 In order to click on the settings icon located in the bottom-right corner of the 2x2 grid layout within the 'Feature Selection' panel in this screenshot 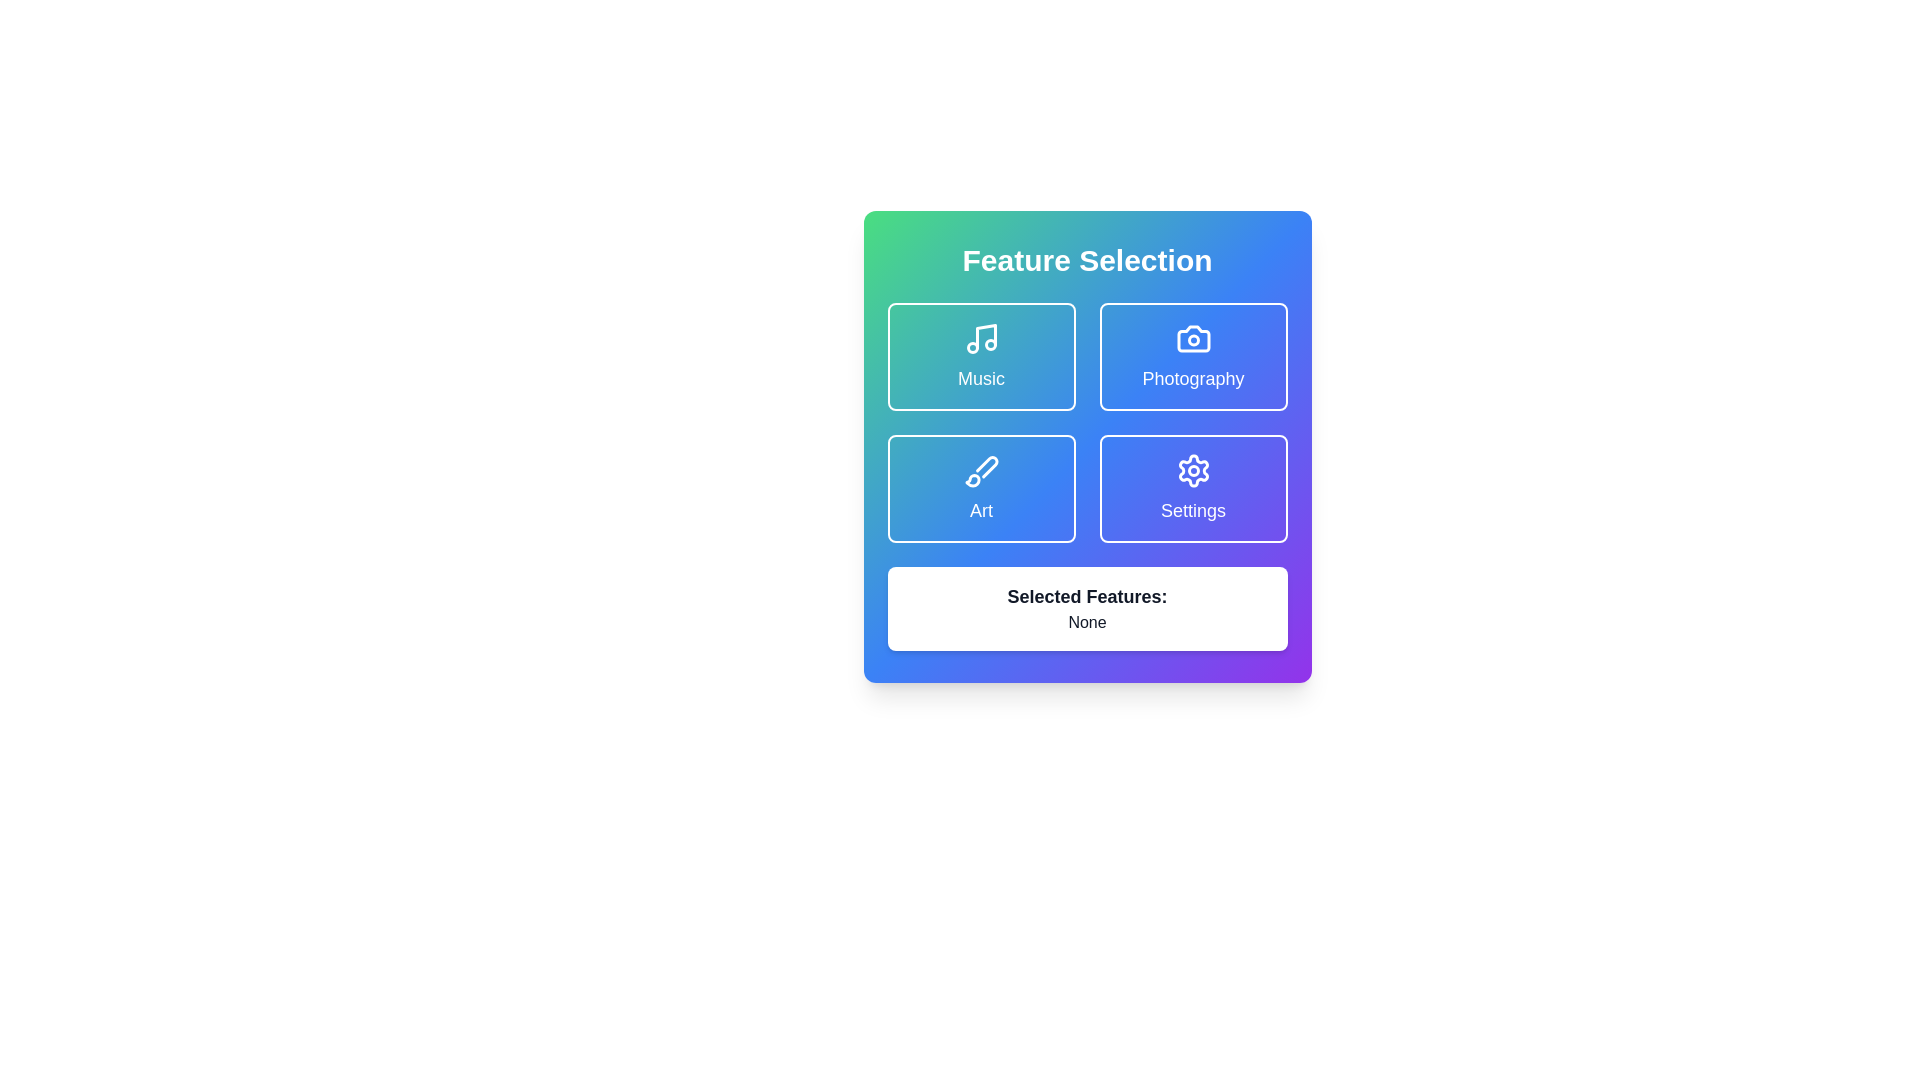, I will do `click(1193, 470)`.